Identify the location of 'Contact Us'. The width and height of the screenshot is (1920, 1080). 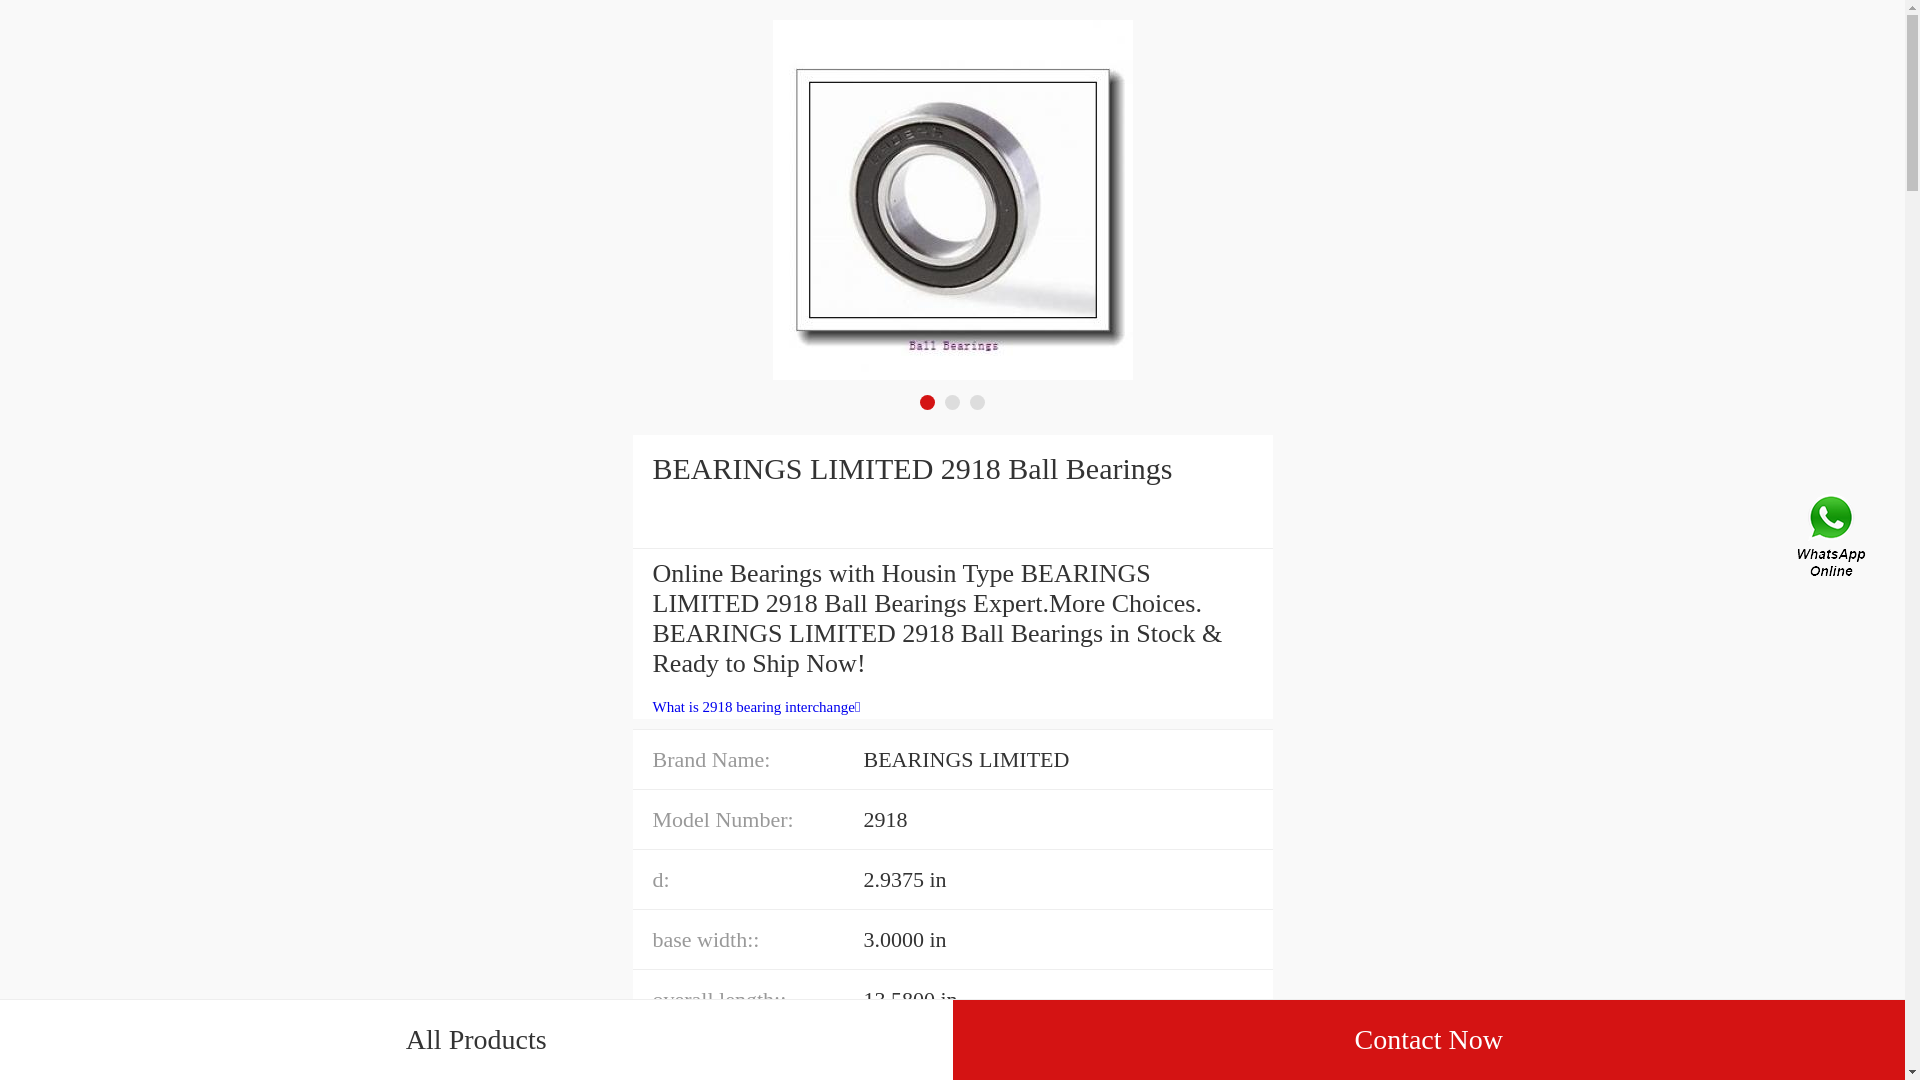
(1833, 540).